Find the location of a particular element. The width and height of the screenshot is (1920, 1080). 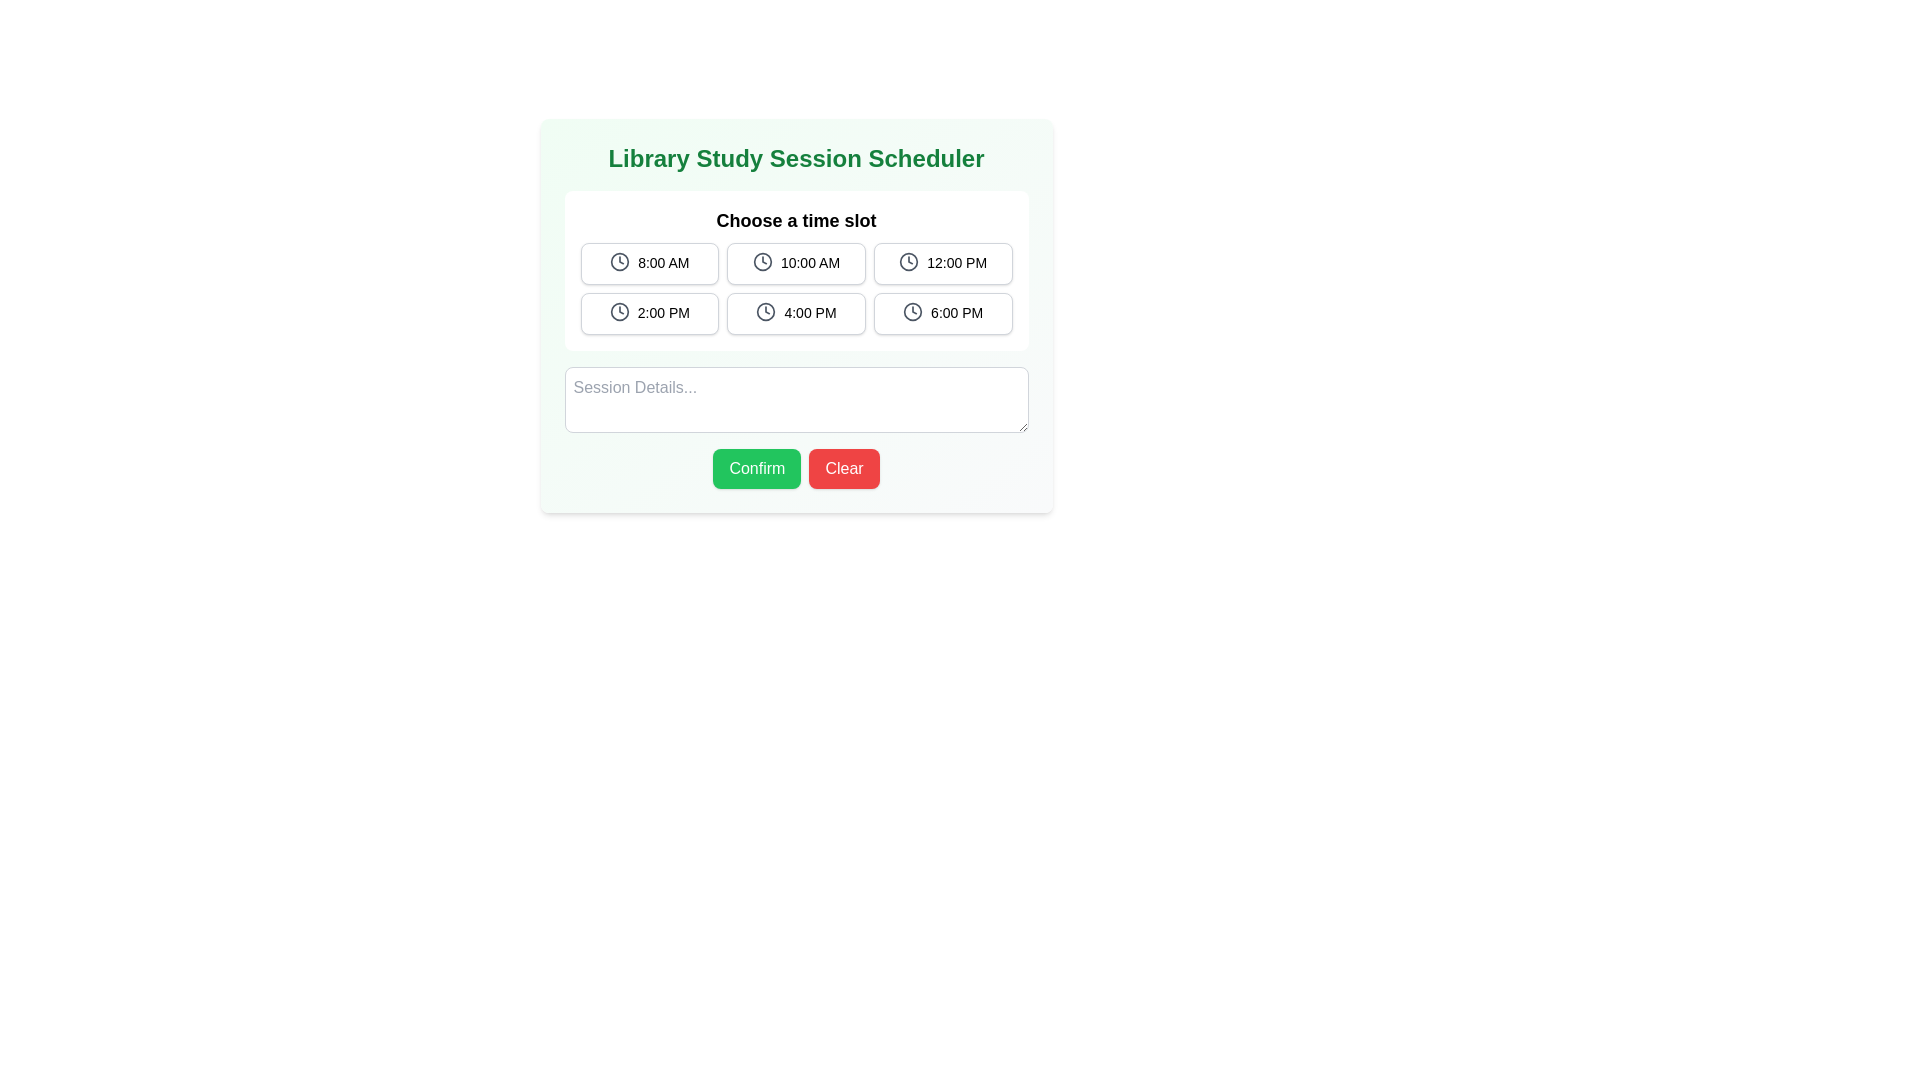

the time slot in the grid layout under the 'Choose a time slot' header is located at coordinates (795, 289).